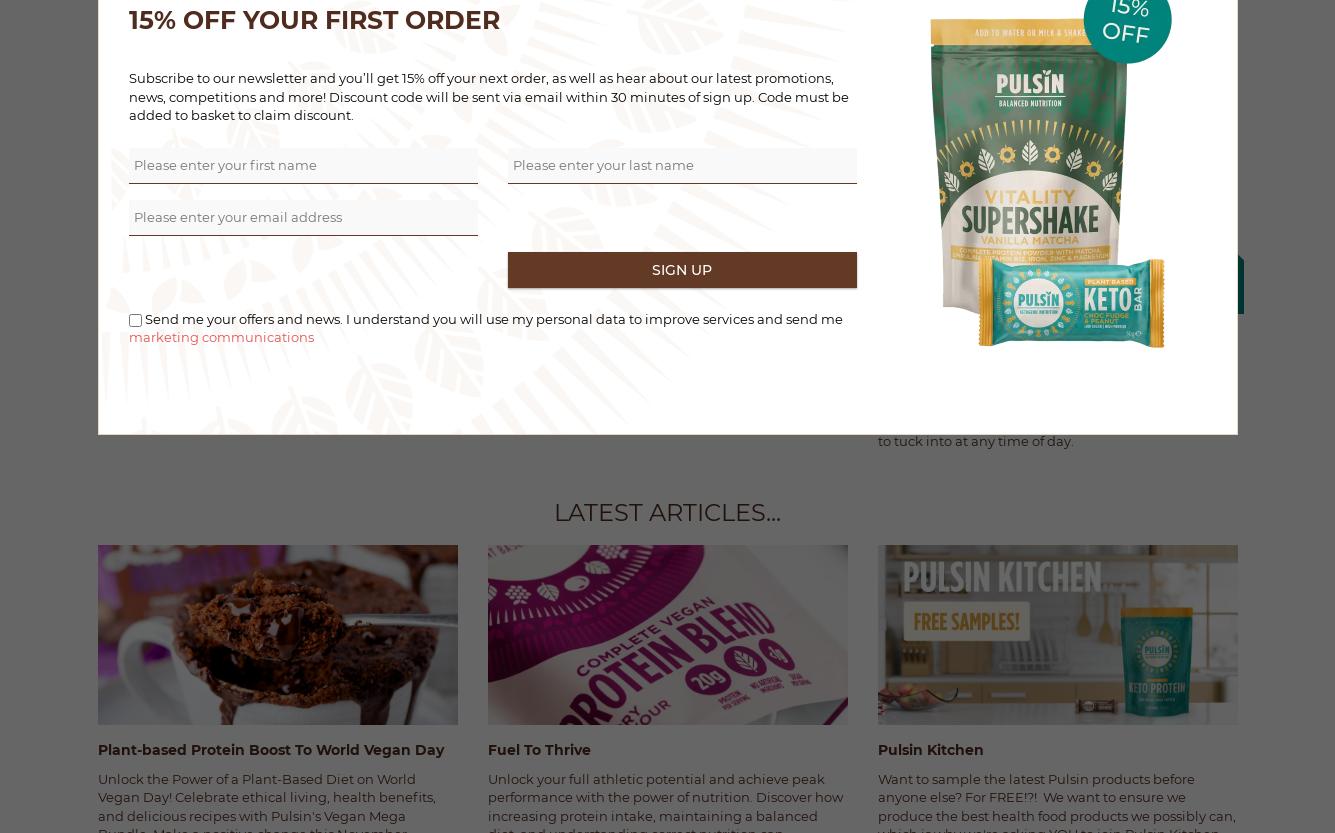  What do you see at coordinates (127, 336) in the screenshot?
I see `'marketing communications'` at bounding box center [127, 336].